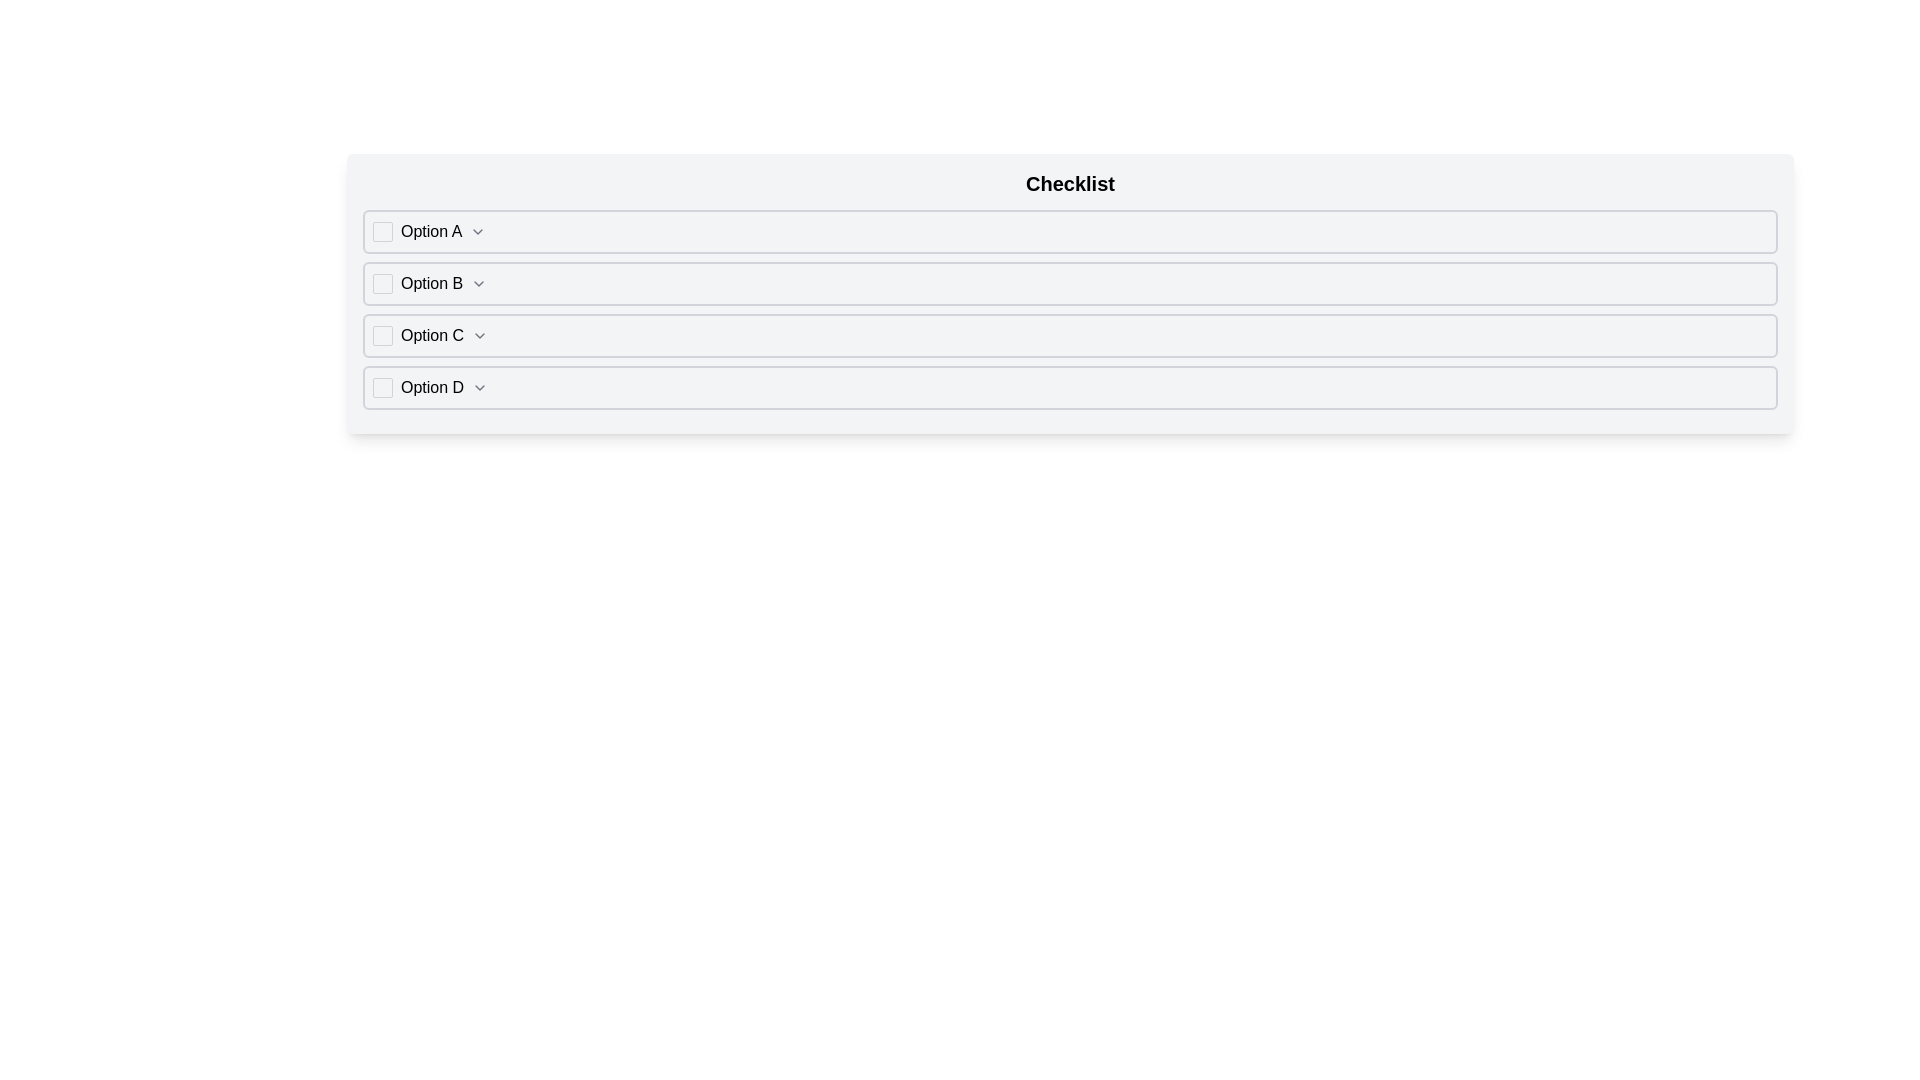  Describe the element at coordinates (480, 388) in the screenshot. I see `the dropdown toggle icon located at the far right of the 'Option D' row` at that location.